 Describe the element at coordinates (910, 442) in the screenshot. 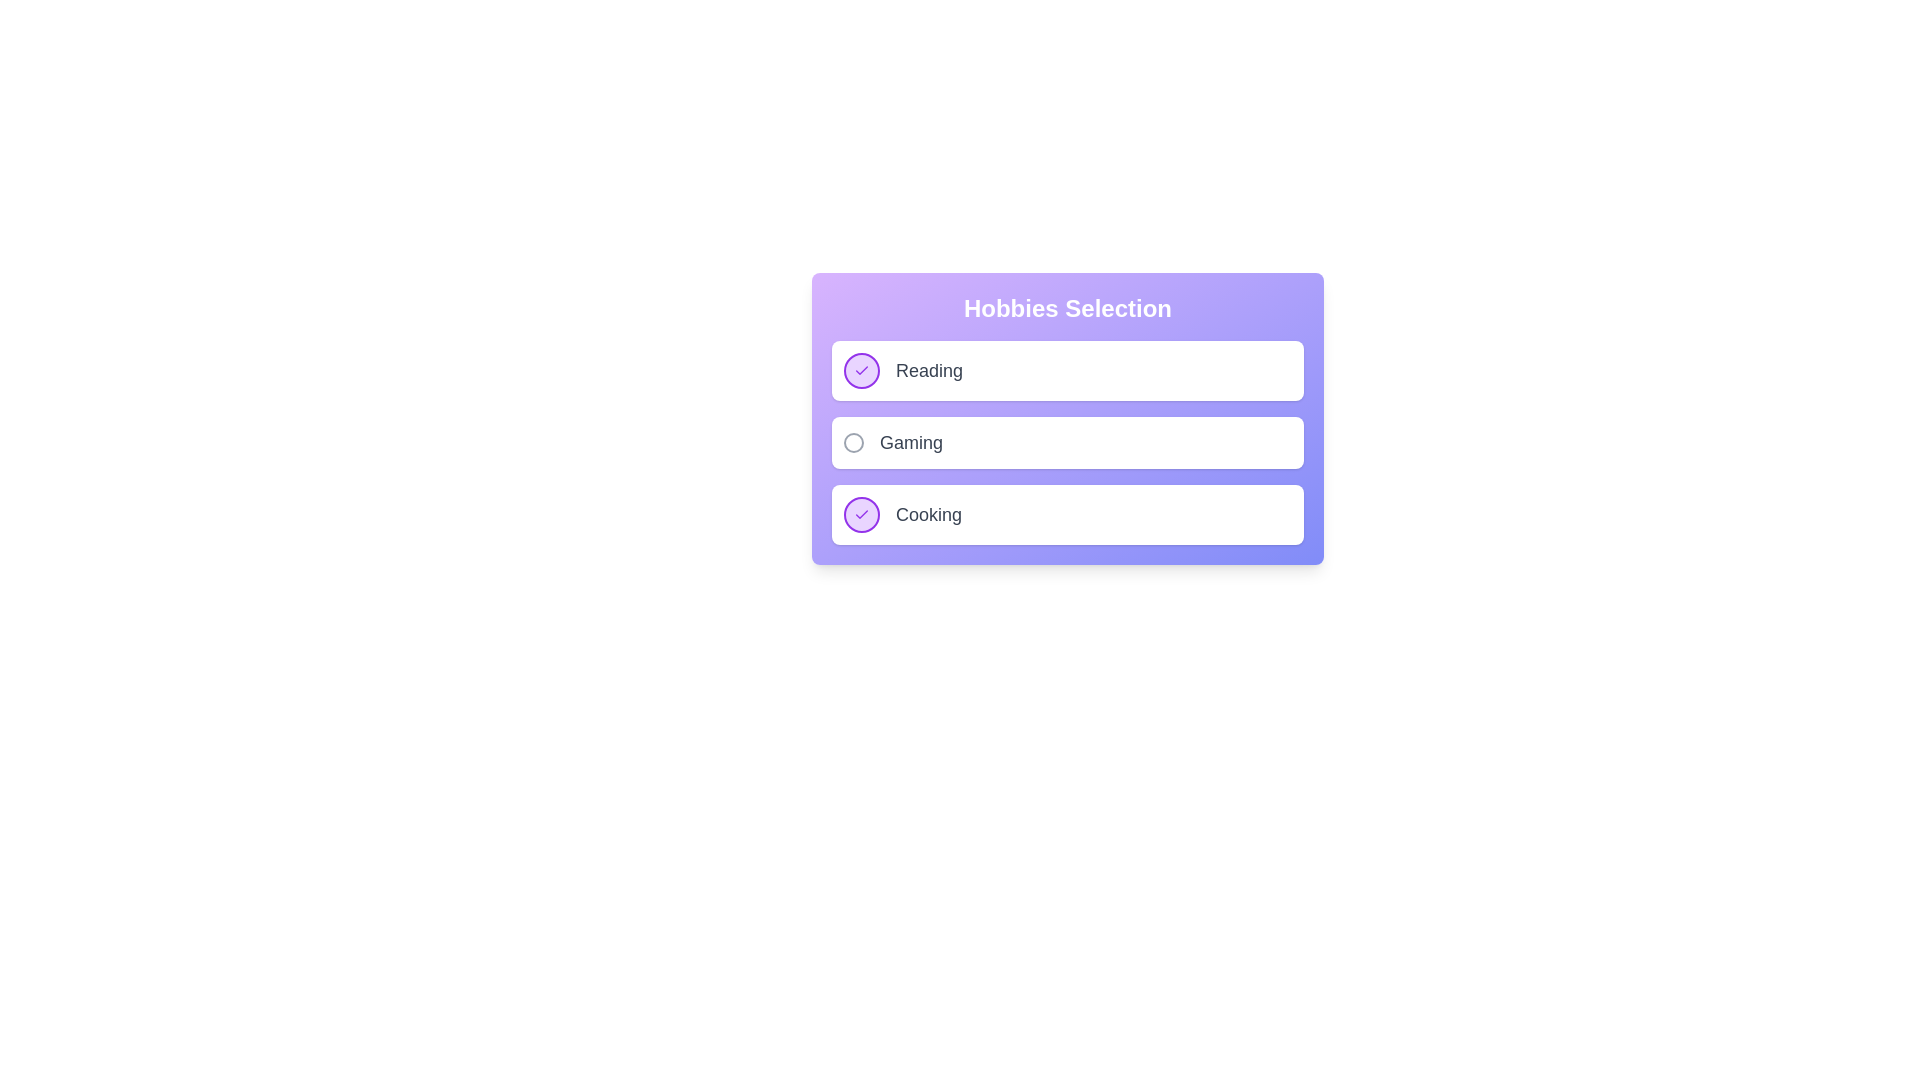

I see `the activity labeled Gaming` at that location.